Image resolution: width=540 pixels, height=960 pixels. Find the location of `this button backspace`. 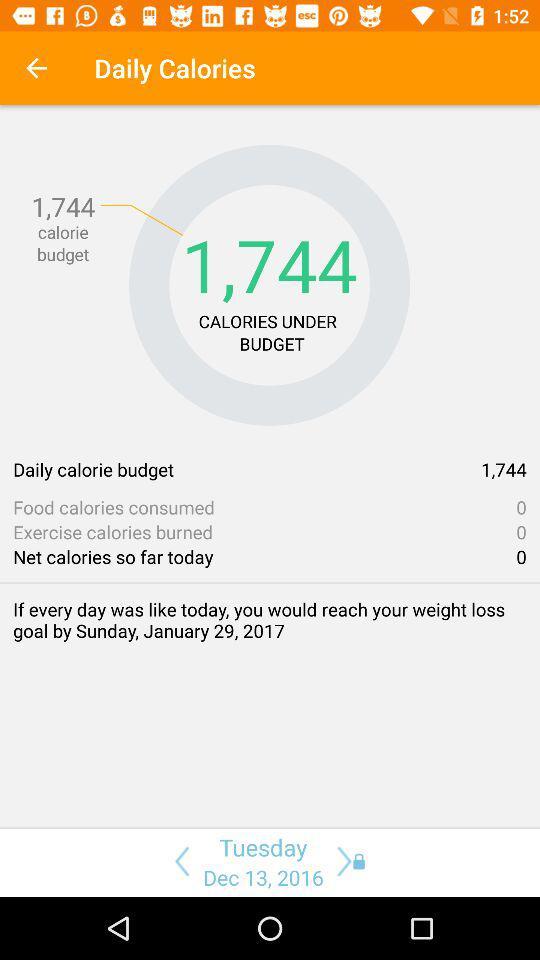

this button backspace is located at coordinates (178, 860).